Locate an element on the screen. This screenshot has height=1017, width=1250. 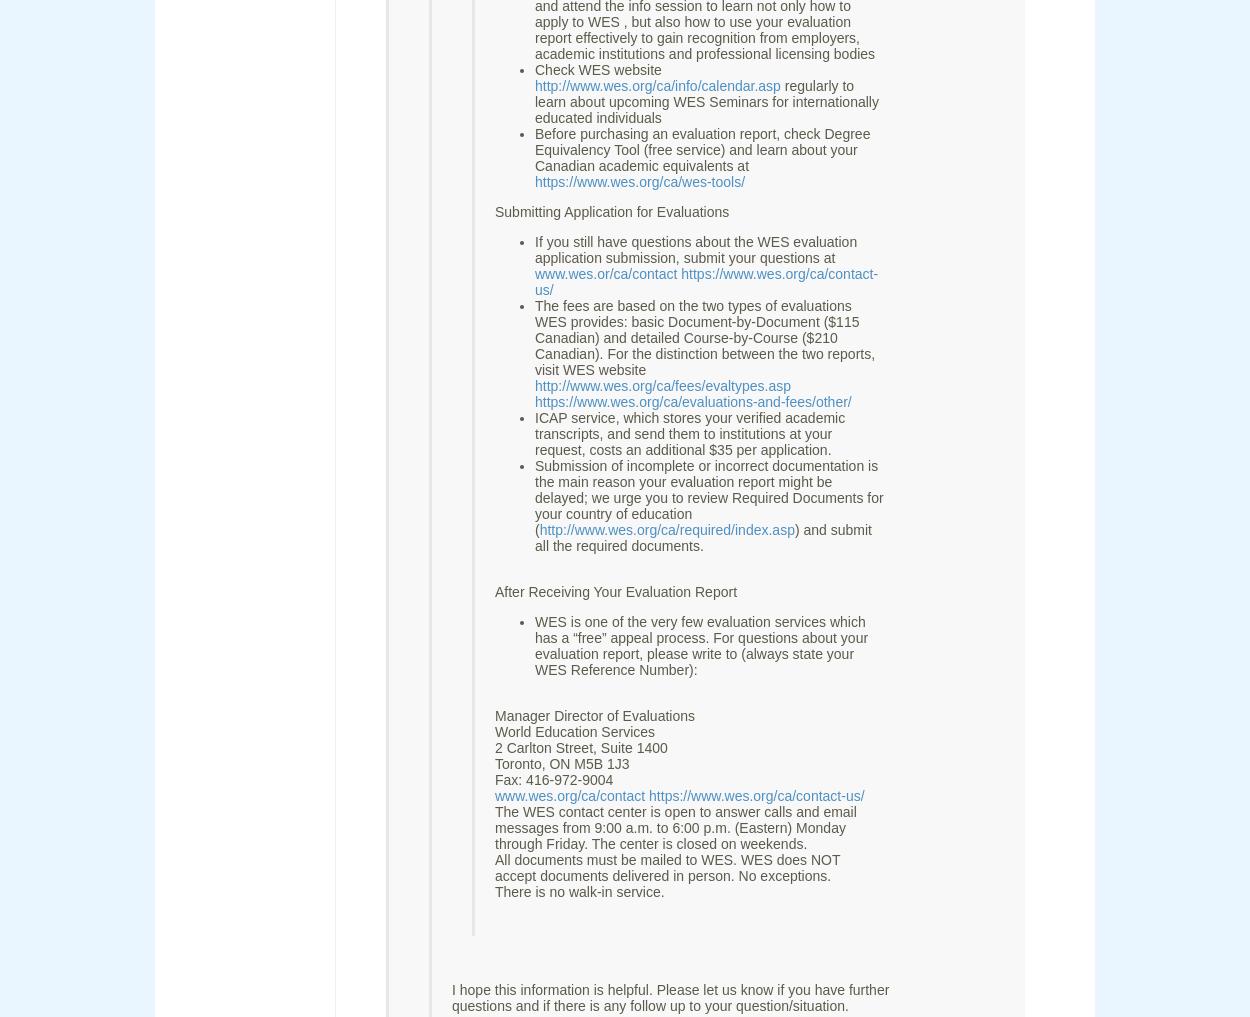
'regularly to learn about upcoming WES Seminars for internationally educated individuals' is located at coordinates (705, 102).